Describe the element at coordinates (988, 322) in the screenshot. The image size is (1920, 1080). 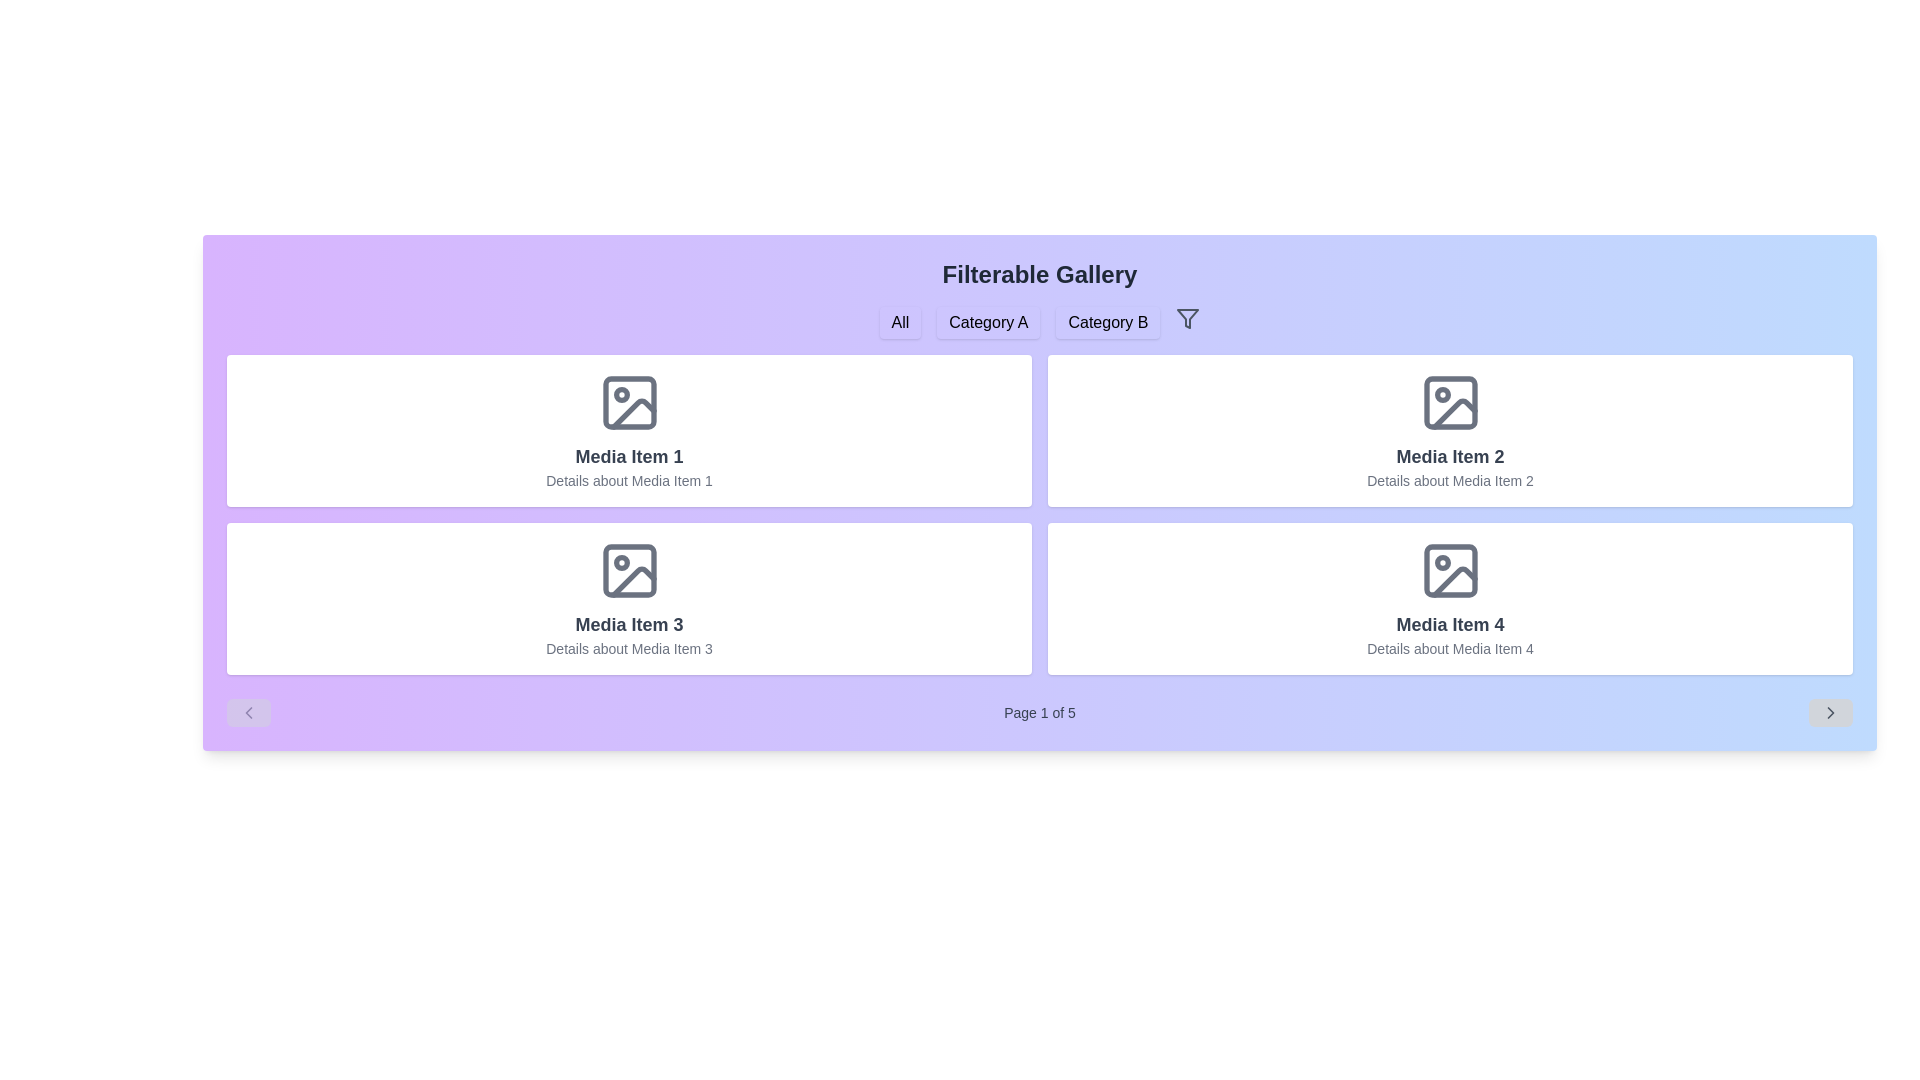
I see `the filter button for 'Category A' located between the 'All' button and the 'Category B' button in the media gallery` at that location.